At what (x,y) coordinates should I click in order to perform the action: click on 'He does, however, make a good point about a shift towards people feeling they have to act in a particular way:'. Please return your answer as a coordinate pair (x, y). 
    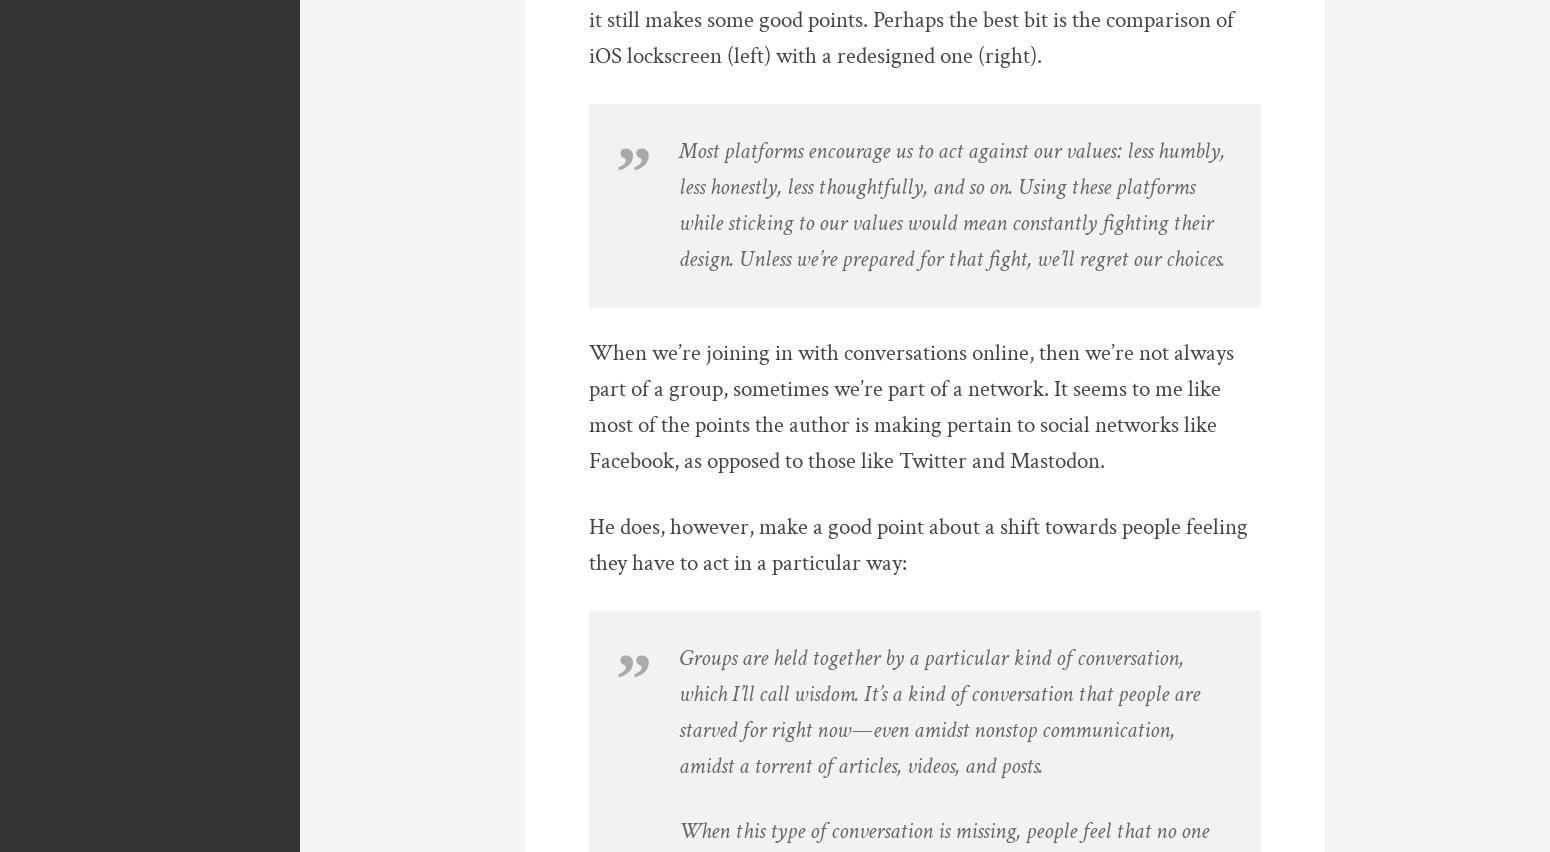
    Looking at the image, I should click on (589, 544).